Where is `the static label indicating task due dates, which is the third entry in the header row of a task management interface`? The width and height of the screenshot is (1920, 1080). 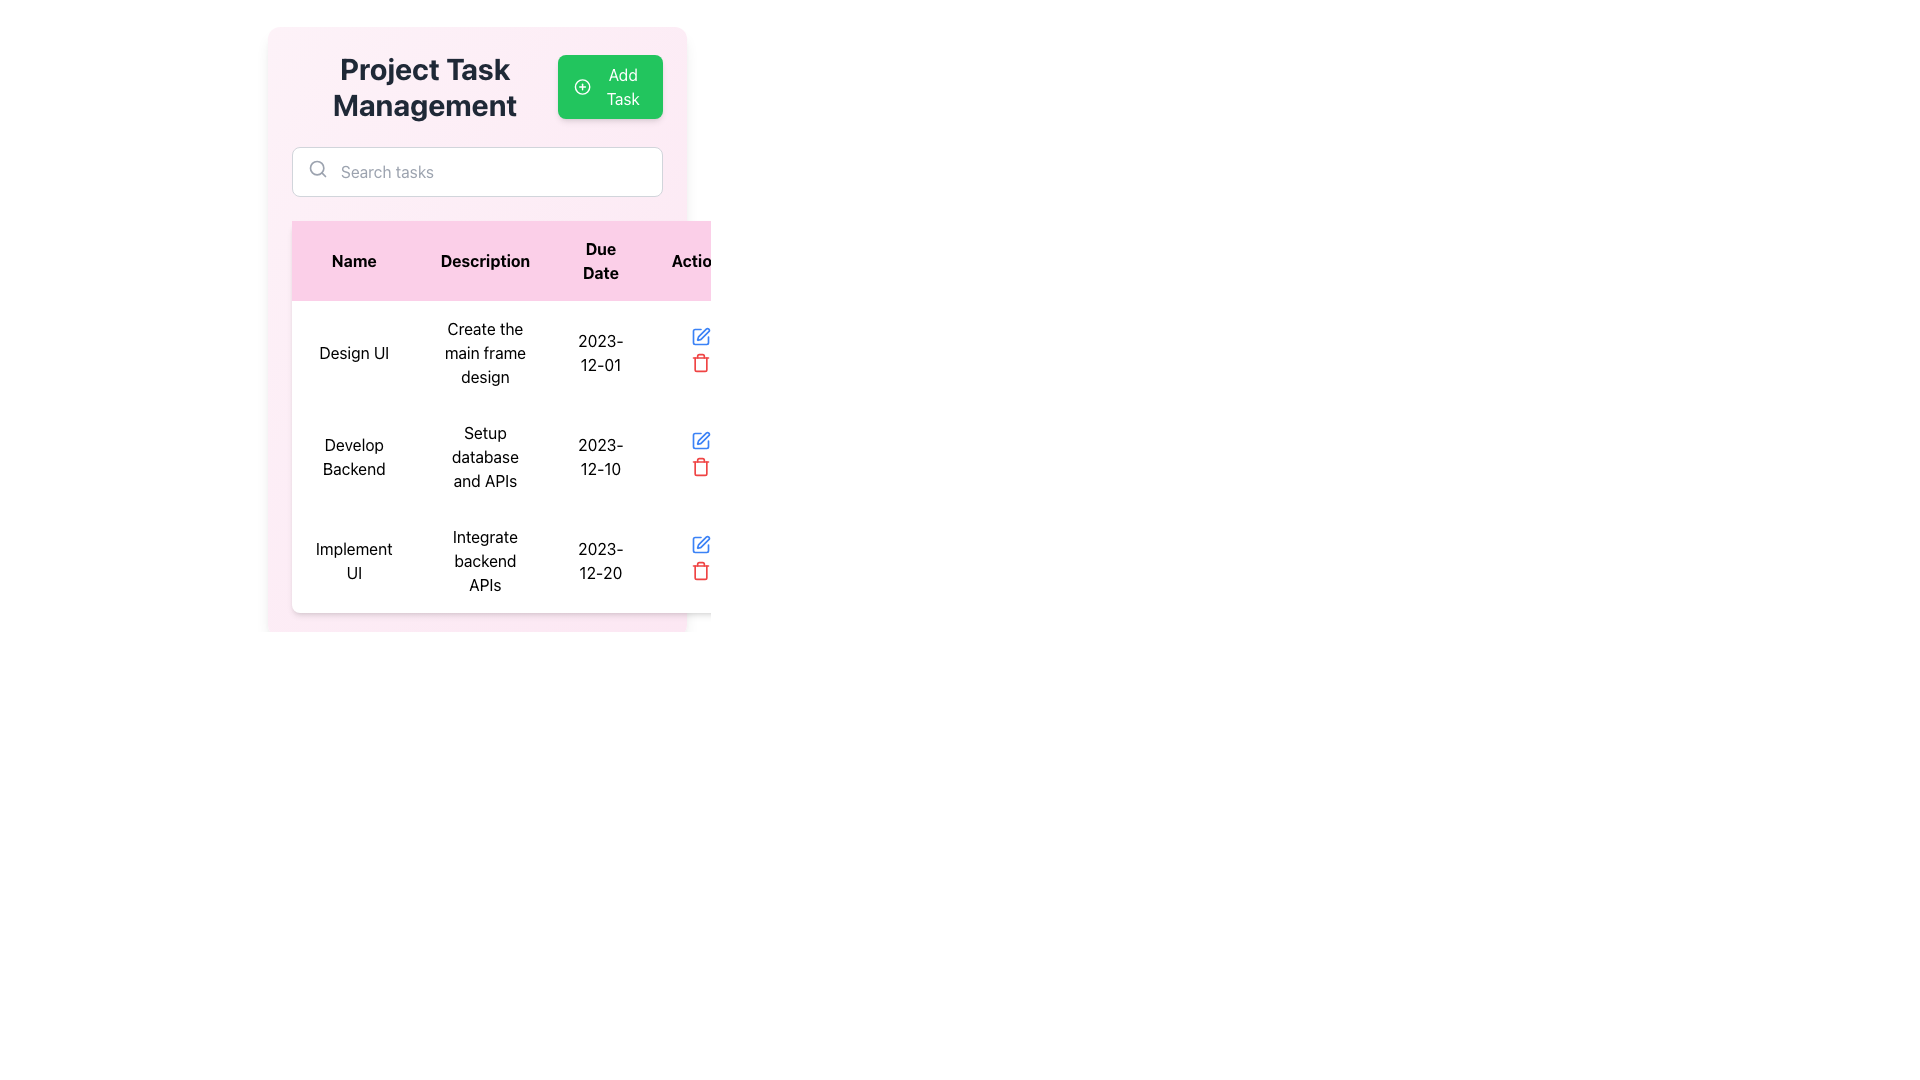
the static label indicating task due dates, which is the third entry in the header row of a task management interface is located at coordinates (599, 260).